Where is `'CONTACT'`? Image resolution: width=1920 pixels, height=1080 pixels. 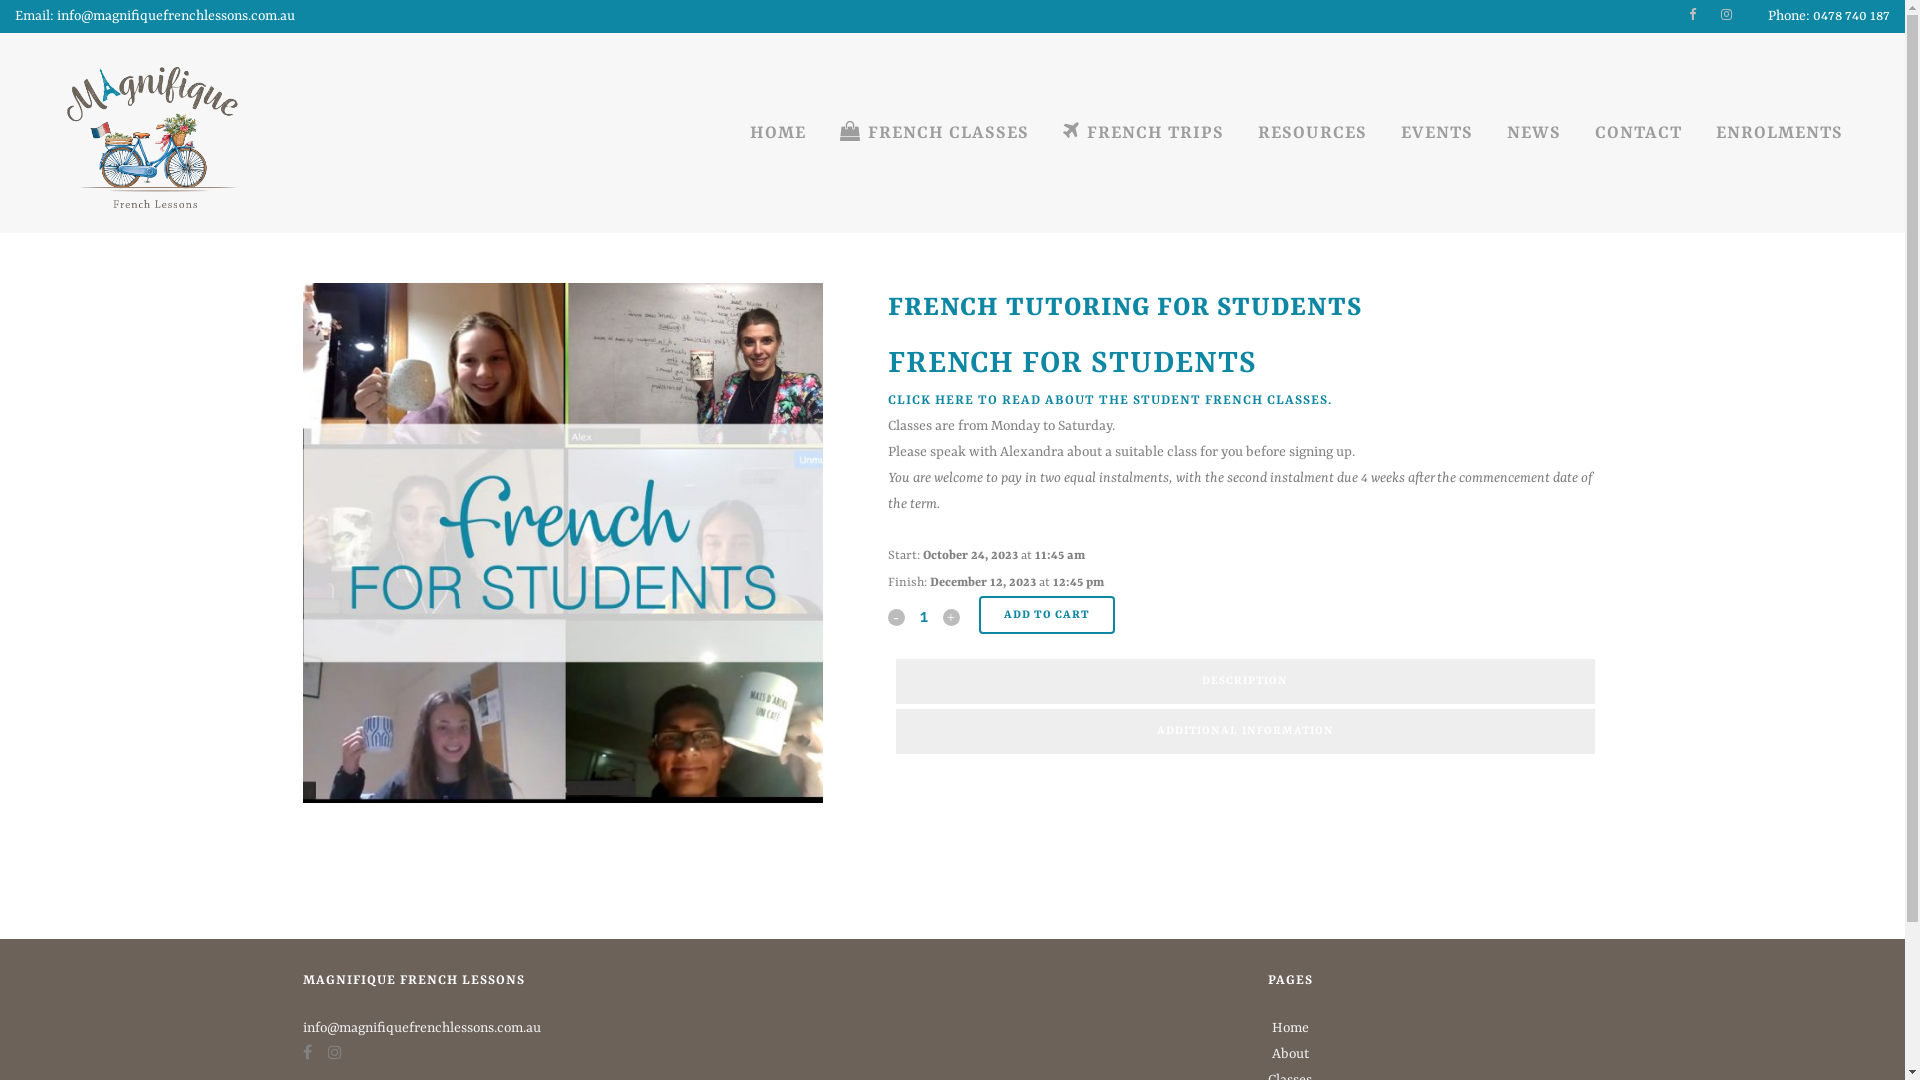 'CONTACT' is located at coordinates (1638, 132).